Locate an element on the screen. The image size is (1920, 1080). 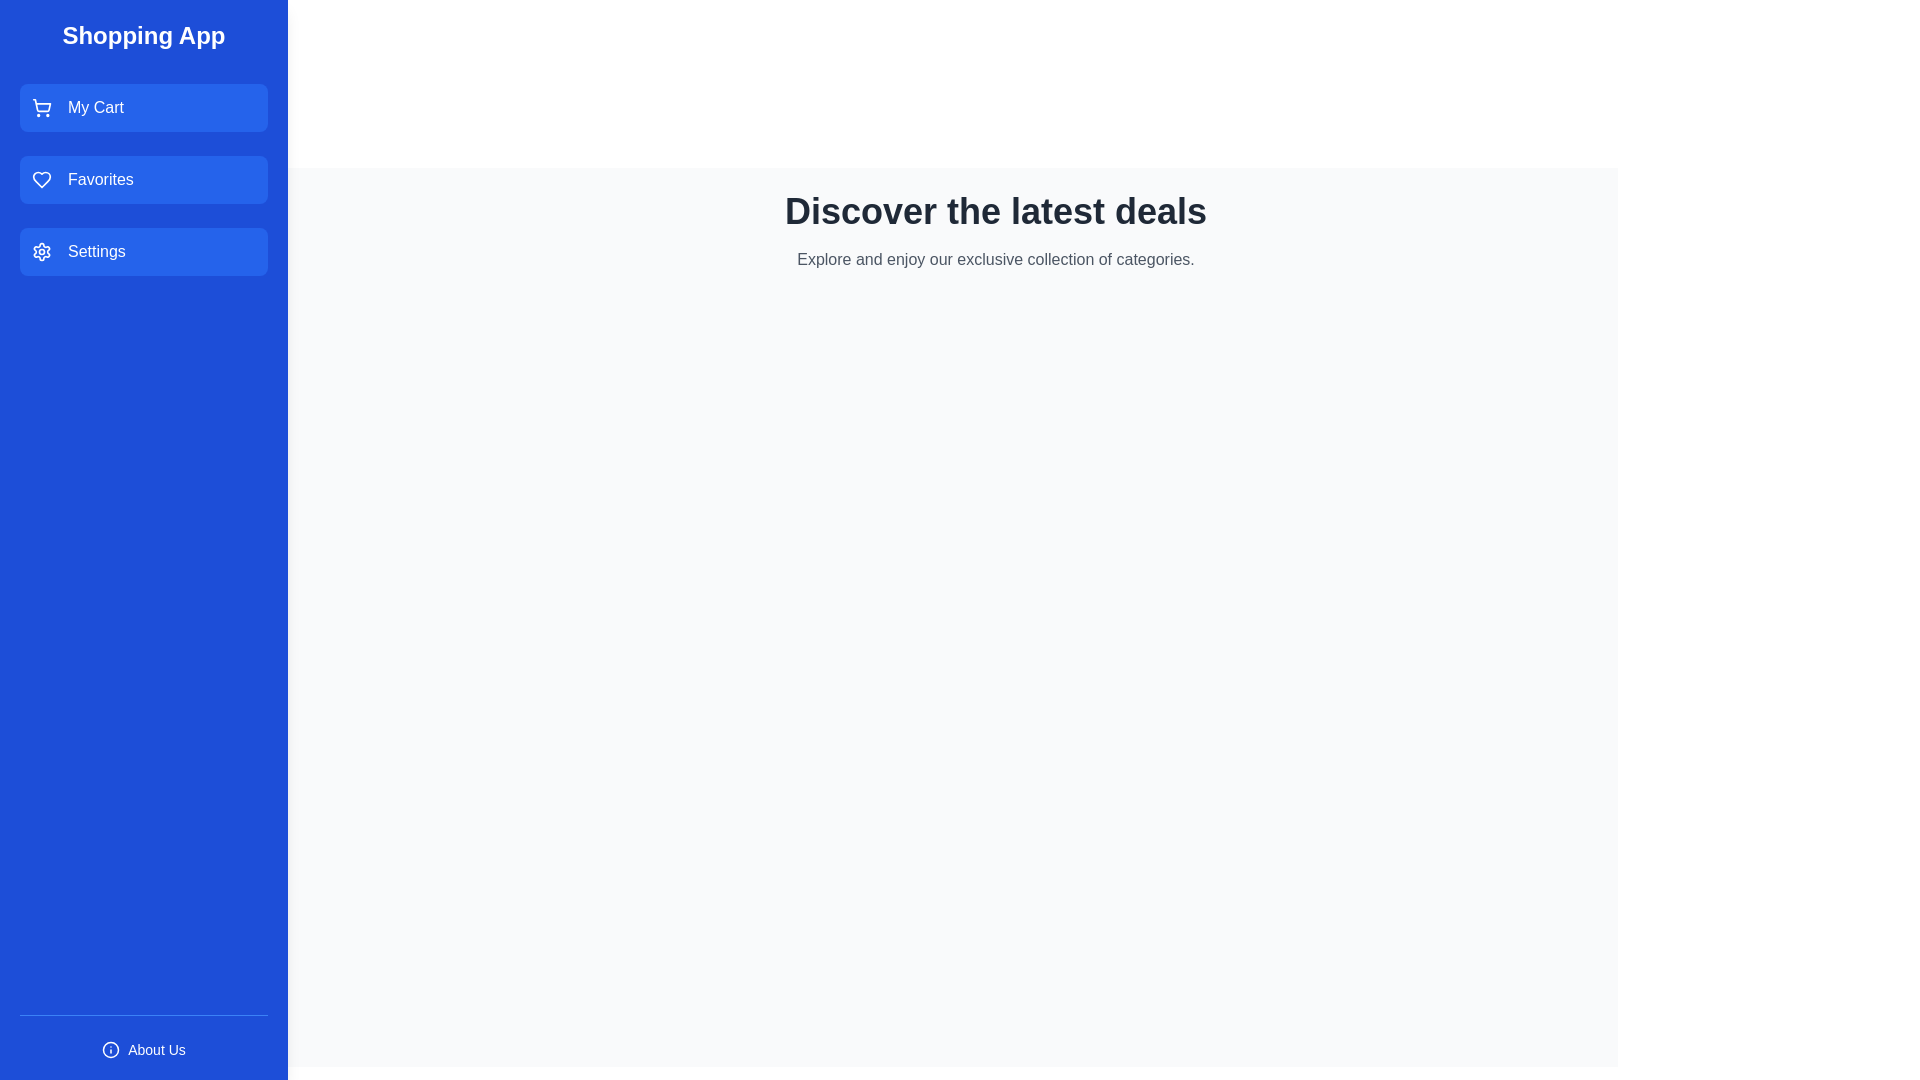
the 'My Cart' button to navigate to the cart page is located at coordinates (143, 108).